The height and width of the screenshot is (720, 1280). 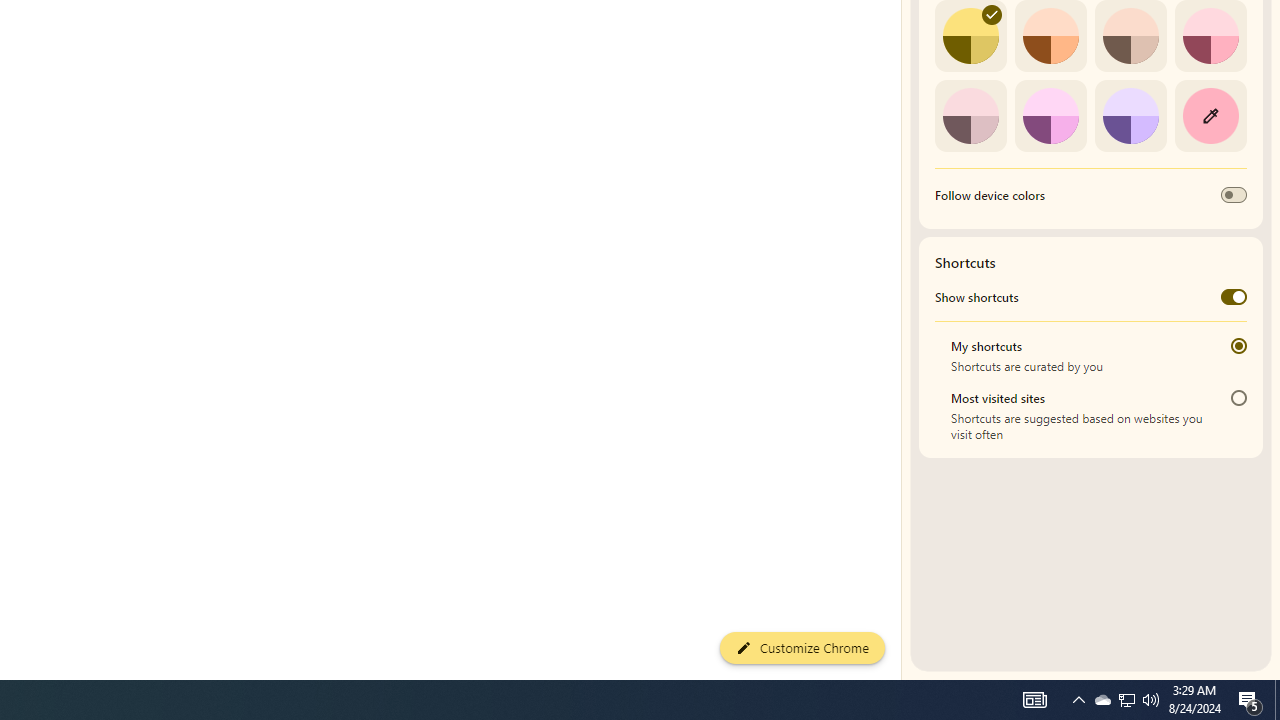 What do you see at coordinates (1232, 297) in the screenshot?
I see `'Show shortcuts'` at bounding box center [1232, 297].